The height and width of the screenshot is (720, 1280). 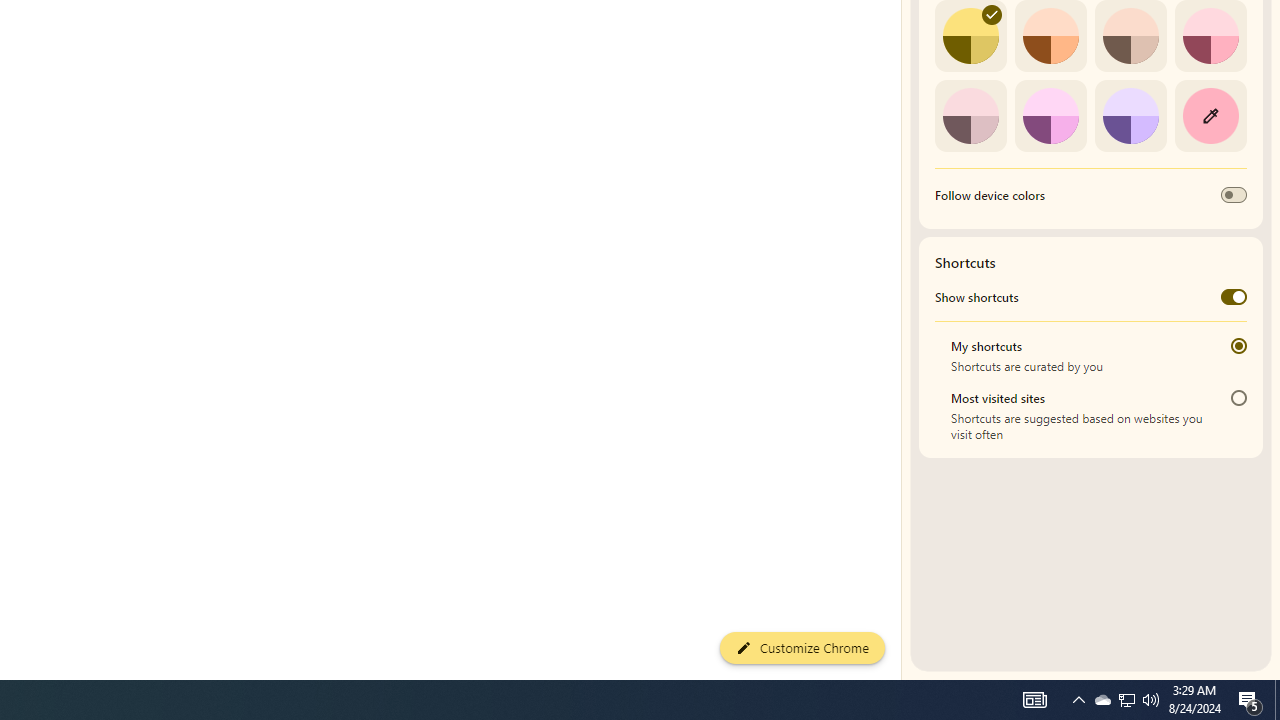 What do you see at coordinates (1232, 297) in the screenshot?
I see `'Show shortcuts'` at bounding box center [1232, 297].